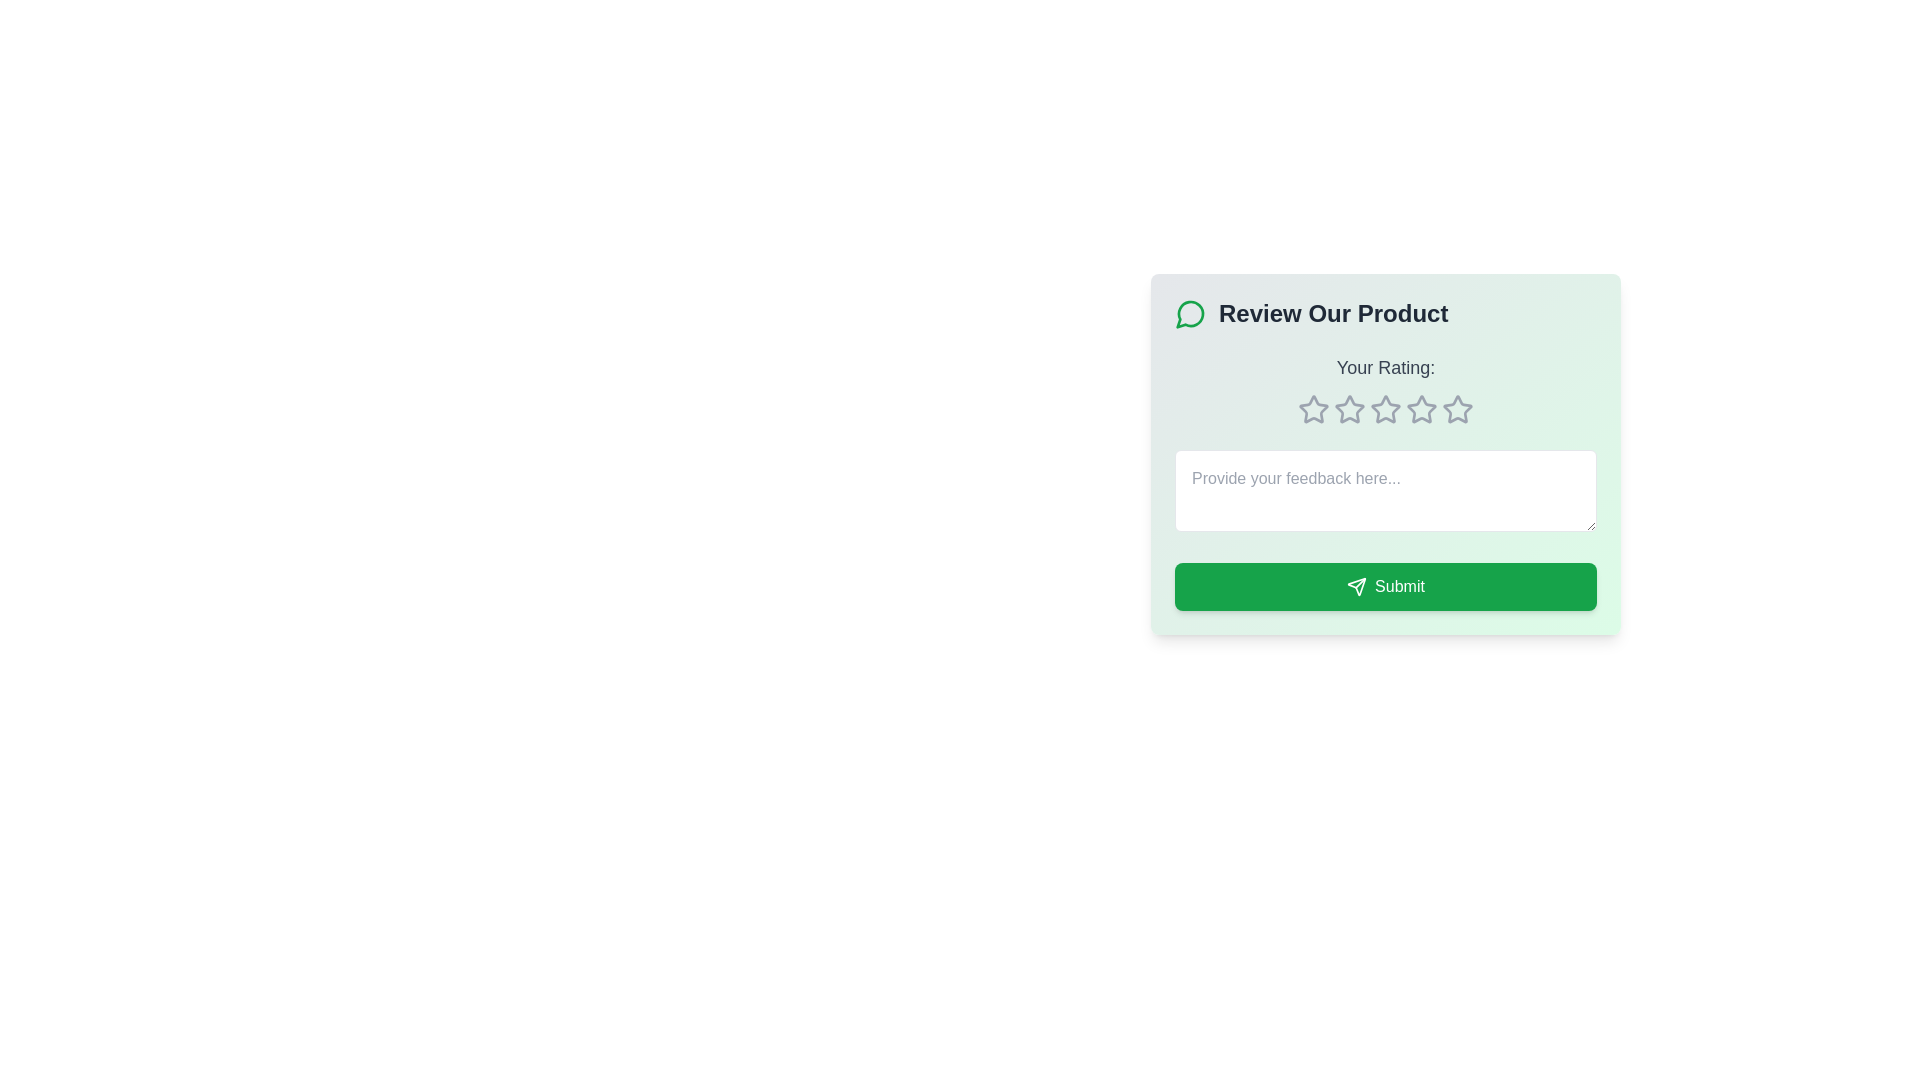 The image size is (1920, 1080). What do you see at coordinates (1384, 407) in the screenshot?
I see `the fourth star` at bounding box center [1384, 407].